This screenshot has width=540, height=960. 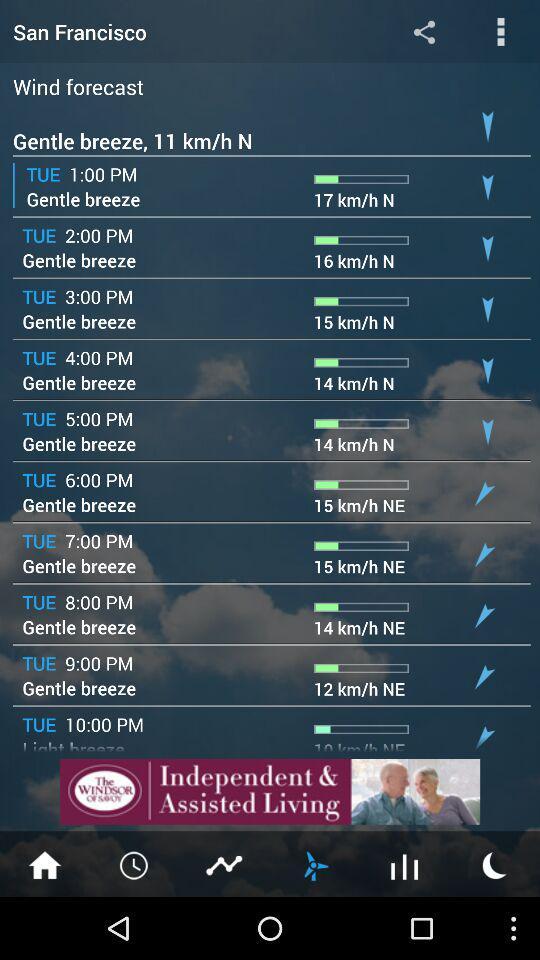 What do you see at coordinates (314, 863) in the screenshot?
I see `check wind speeds` at bounding box center [314, 863].